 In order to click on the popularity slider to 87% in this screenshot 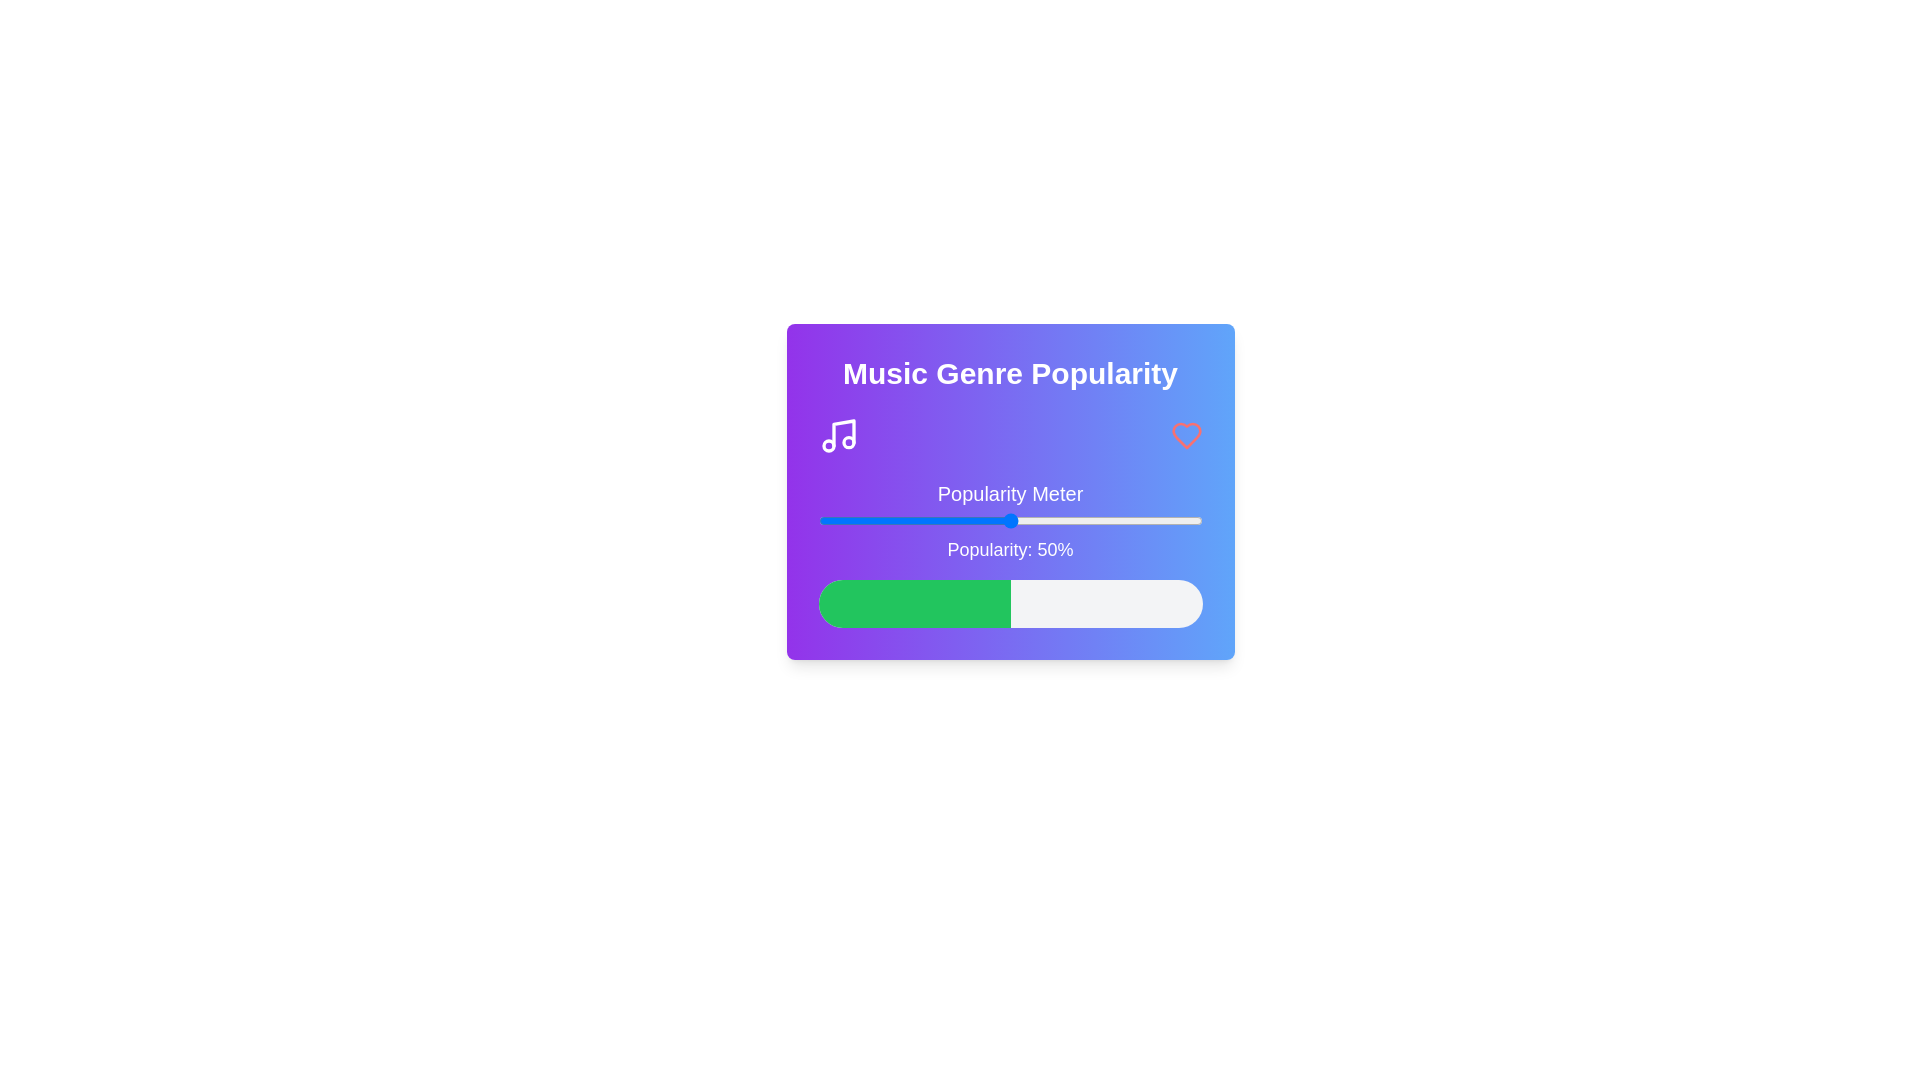, I will do `click(1152, 519)`.